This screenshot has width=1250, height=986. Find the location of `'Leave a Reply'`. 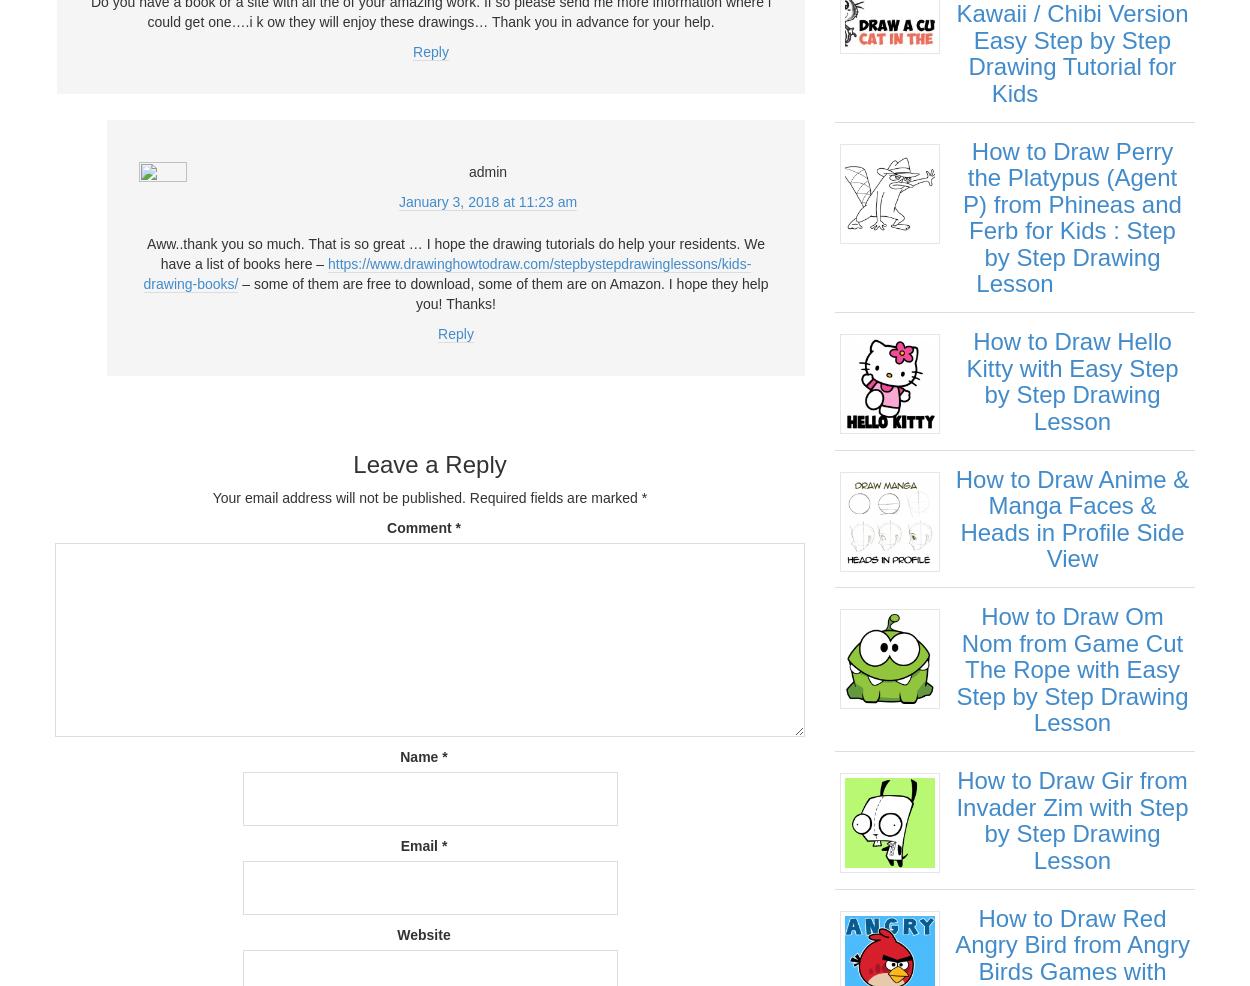

'Leave a Reply' is located at coordinates (352, 464).